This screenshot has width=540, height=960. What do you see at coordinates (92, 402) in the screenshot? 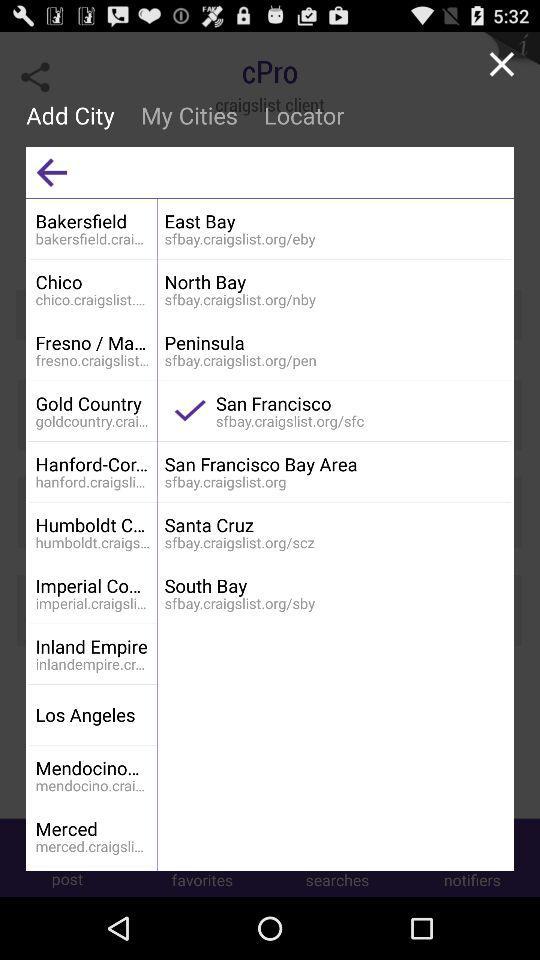
I see `app above hanford-corcoran` at bounding box center [92, 402].